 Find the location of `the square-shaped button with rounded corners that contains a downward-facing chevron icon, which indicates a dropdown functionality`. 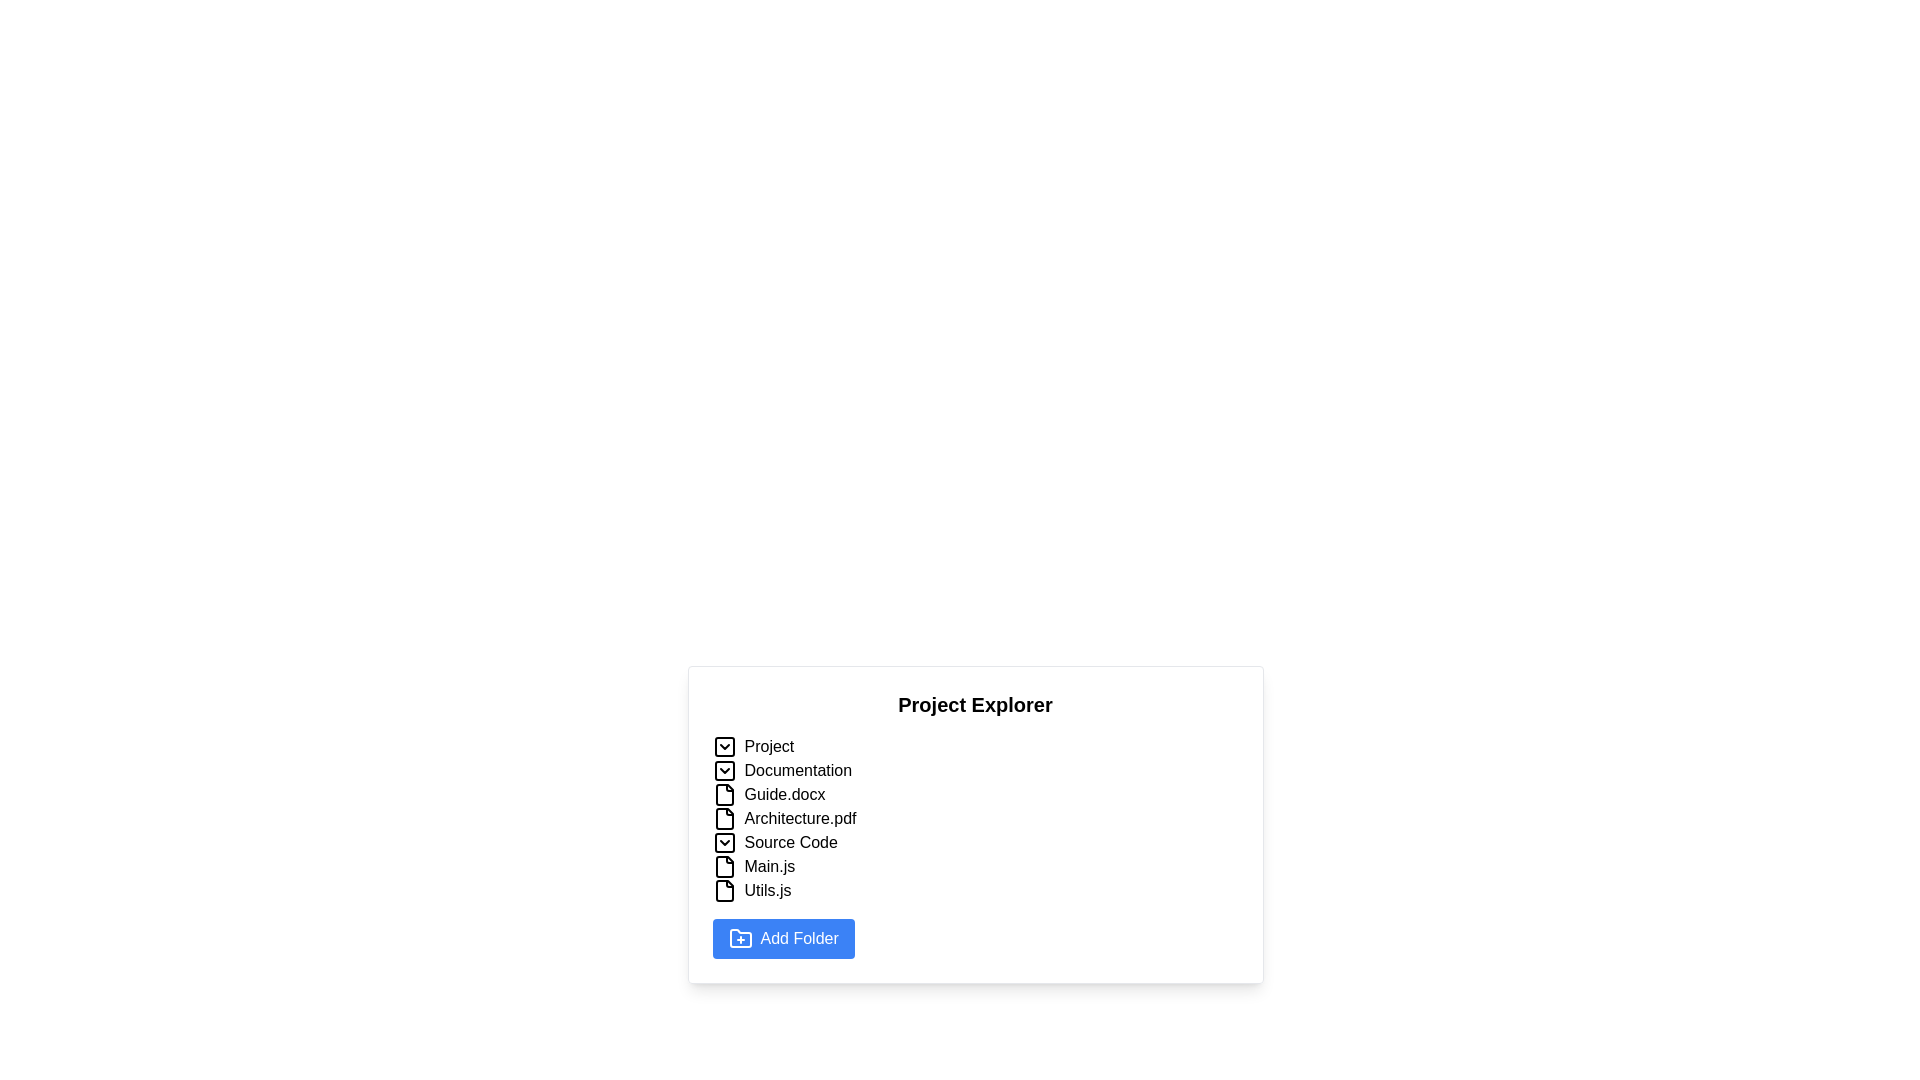

the square-shaped button with rounded corners that contains a downward-facing chevron icon, which indicates a dropdown functionality is located at coordinates (723, 843).